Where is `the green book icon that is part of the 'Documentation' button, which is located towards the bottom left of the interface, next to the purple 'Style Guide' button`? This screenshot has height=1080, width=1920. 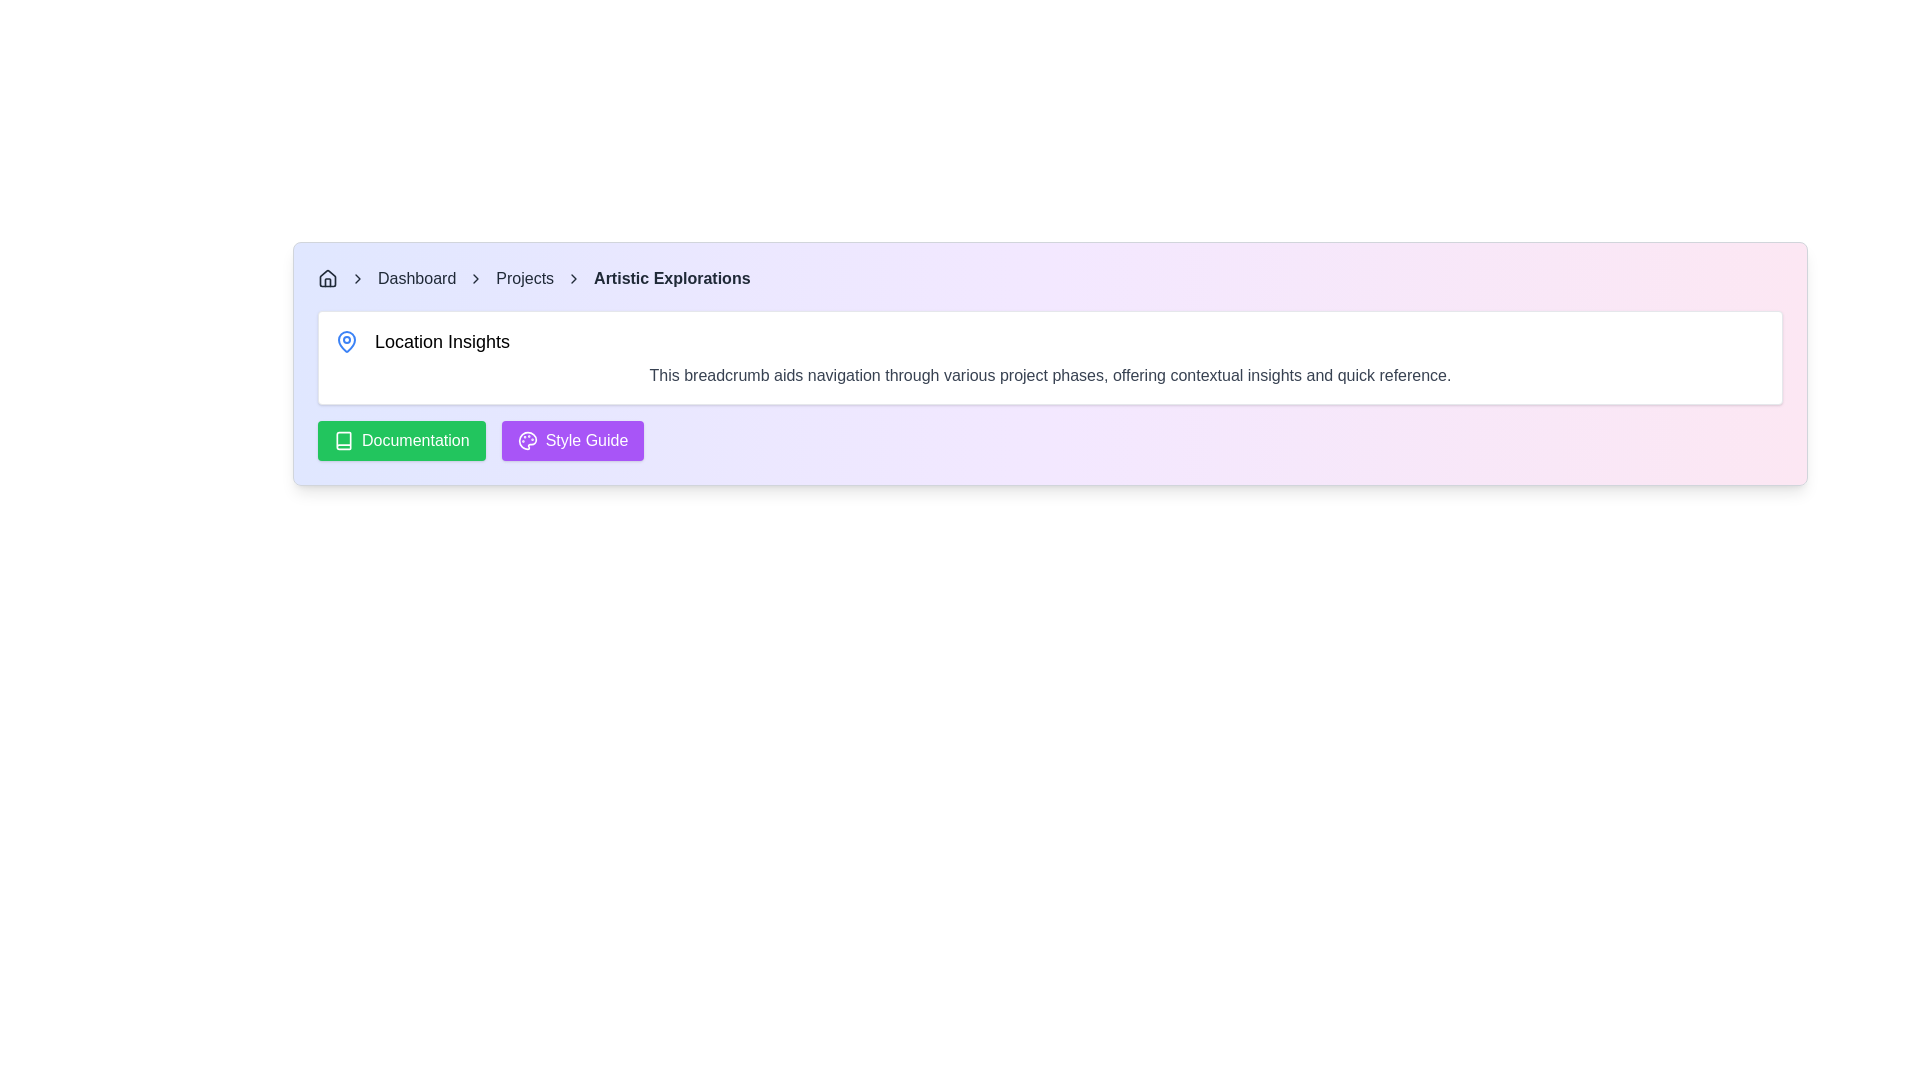
the green book icon that is part of the 'Documentation' button, which is located towards the bottom left of the interface, next to the purple 'Style Guide' button is located at coordinates (344, 439).